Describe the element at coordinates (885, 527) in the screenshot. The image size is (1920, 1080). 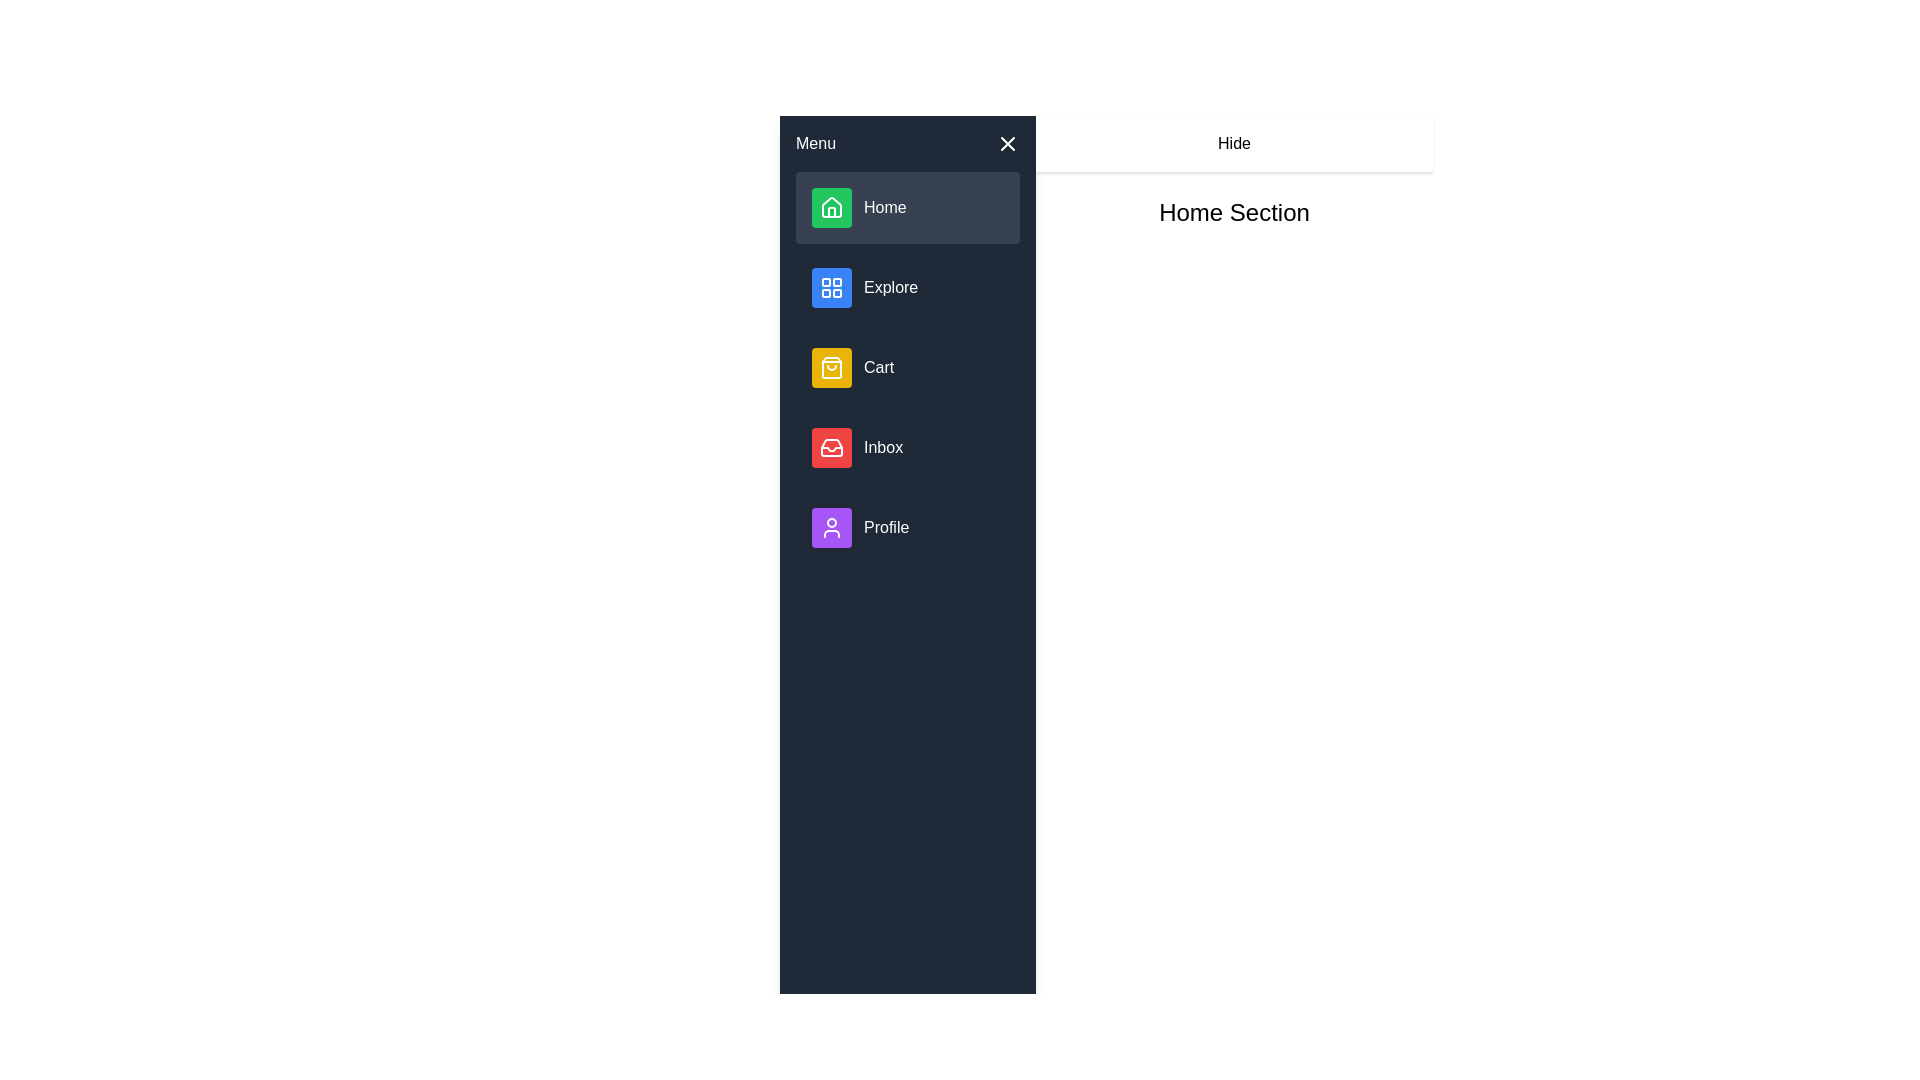
I see `the 'Profile' text label located below the 'Inbox' item in the vertical menu, aligned to the right of the purple circular user profile icon` at that location.